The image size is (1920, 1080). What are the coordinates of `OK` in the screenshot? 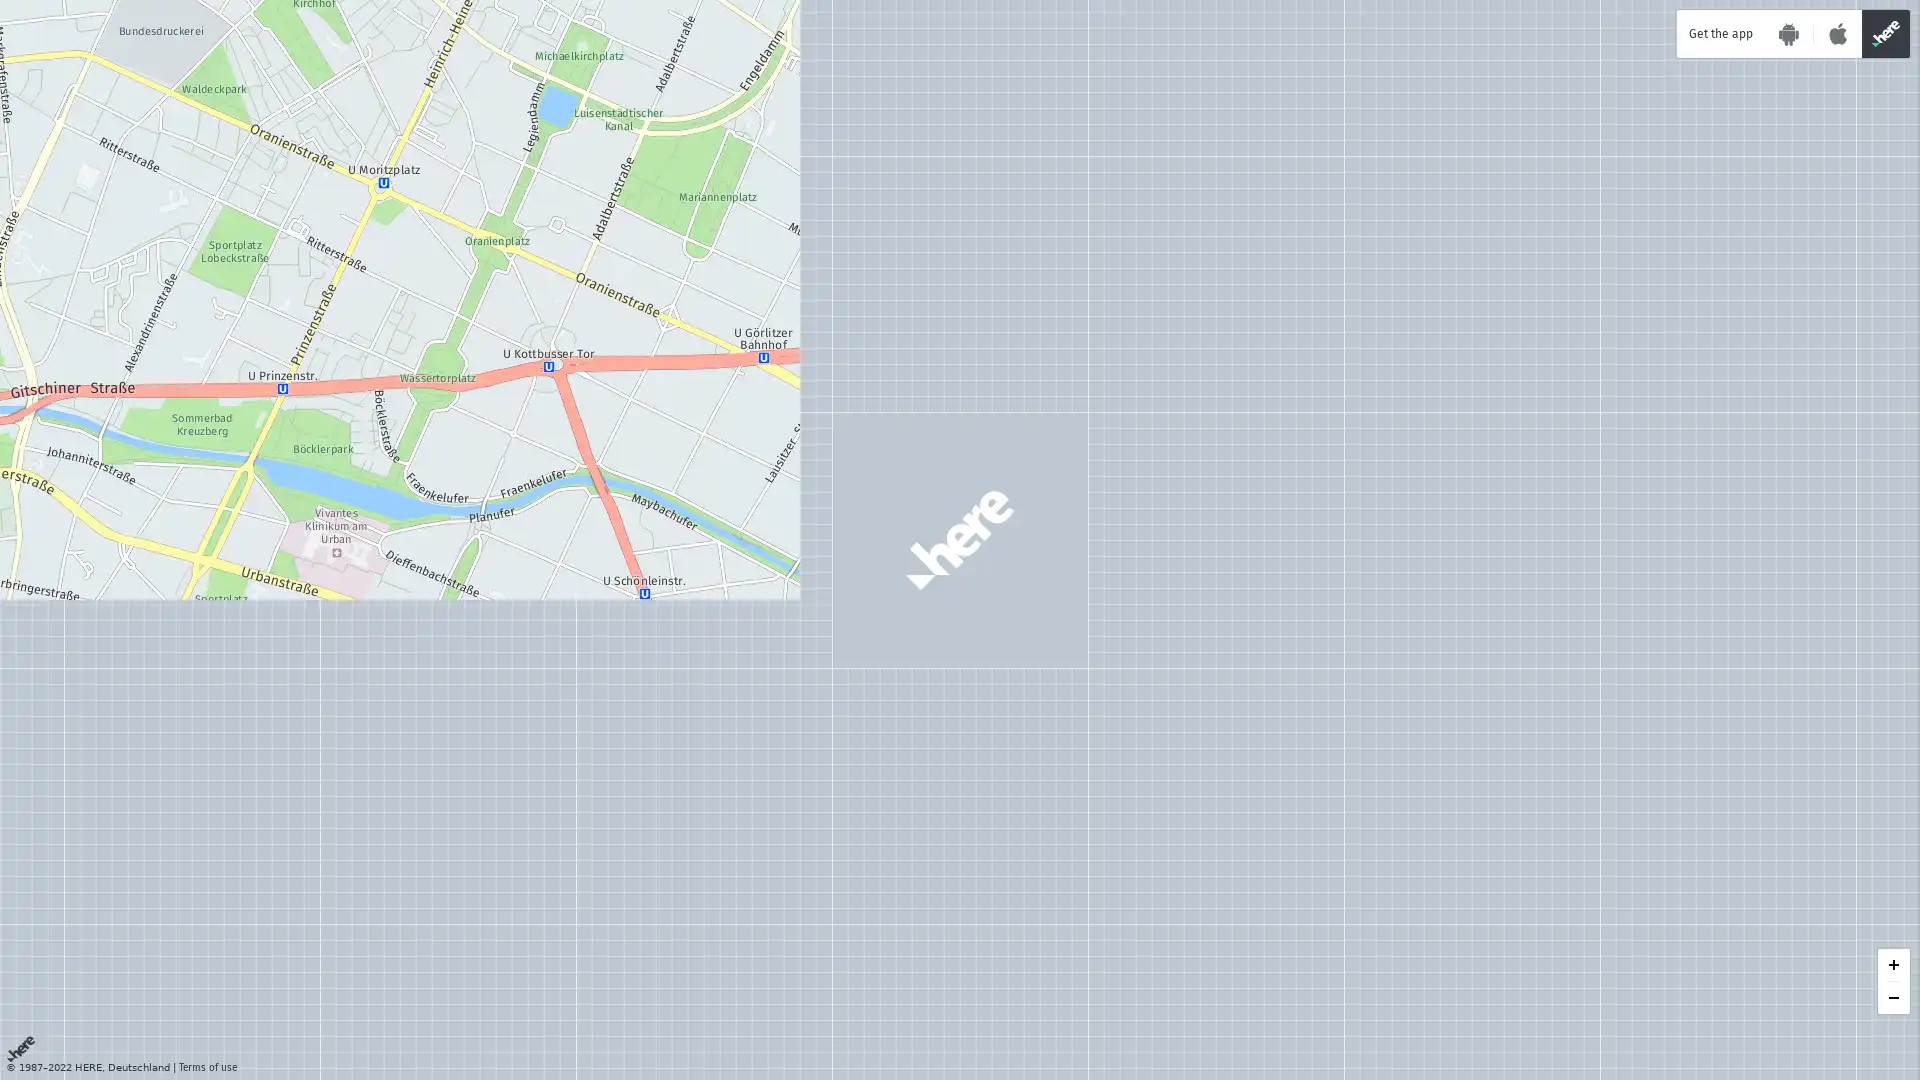 It's located at (298, 1044).